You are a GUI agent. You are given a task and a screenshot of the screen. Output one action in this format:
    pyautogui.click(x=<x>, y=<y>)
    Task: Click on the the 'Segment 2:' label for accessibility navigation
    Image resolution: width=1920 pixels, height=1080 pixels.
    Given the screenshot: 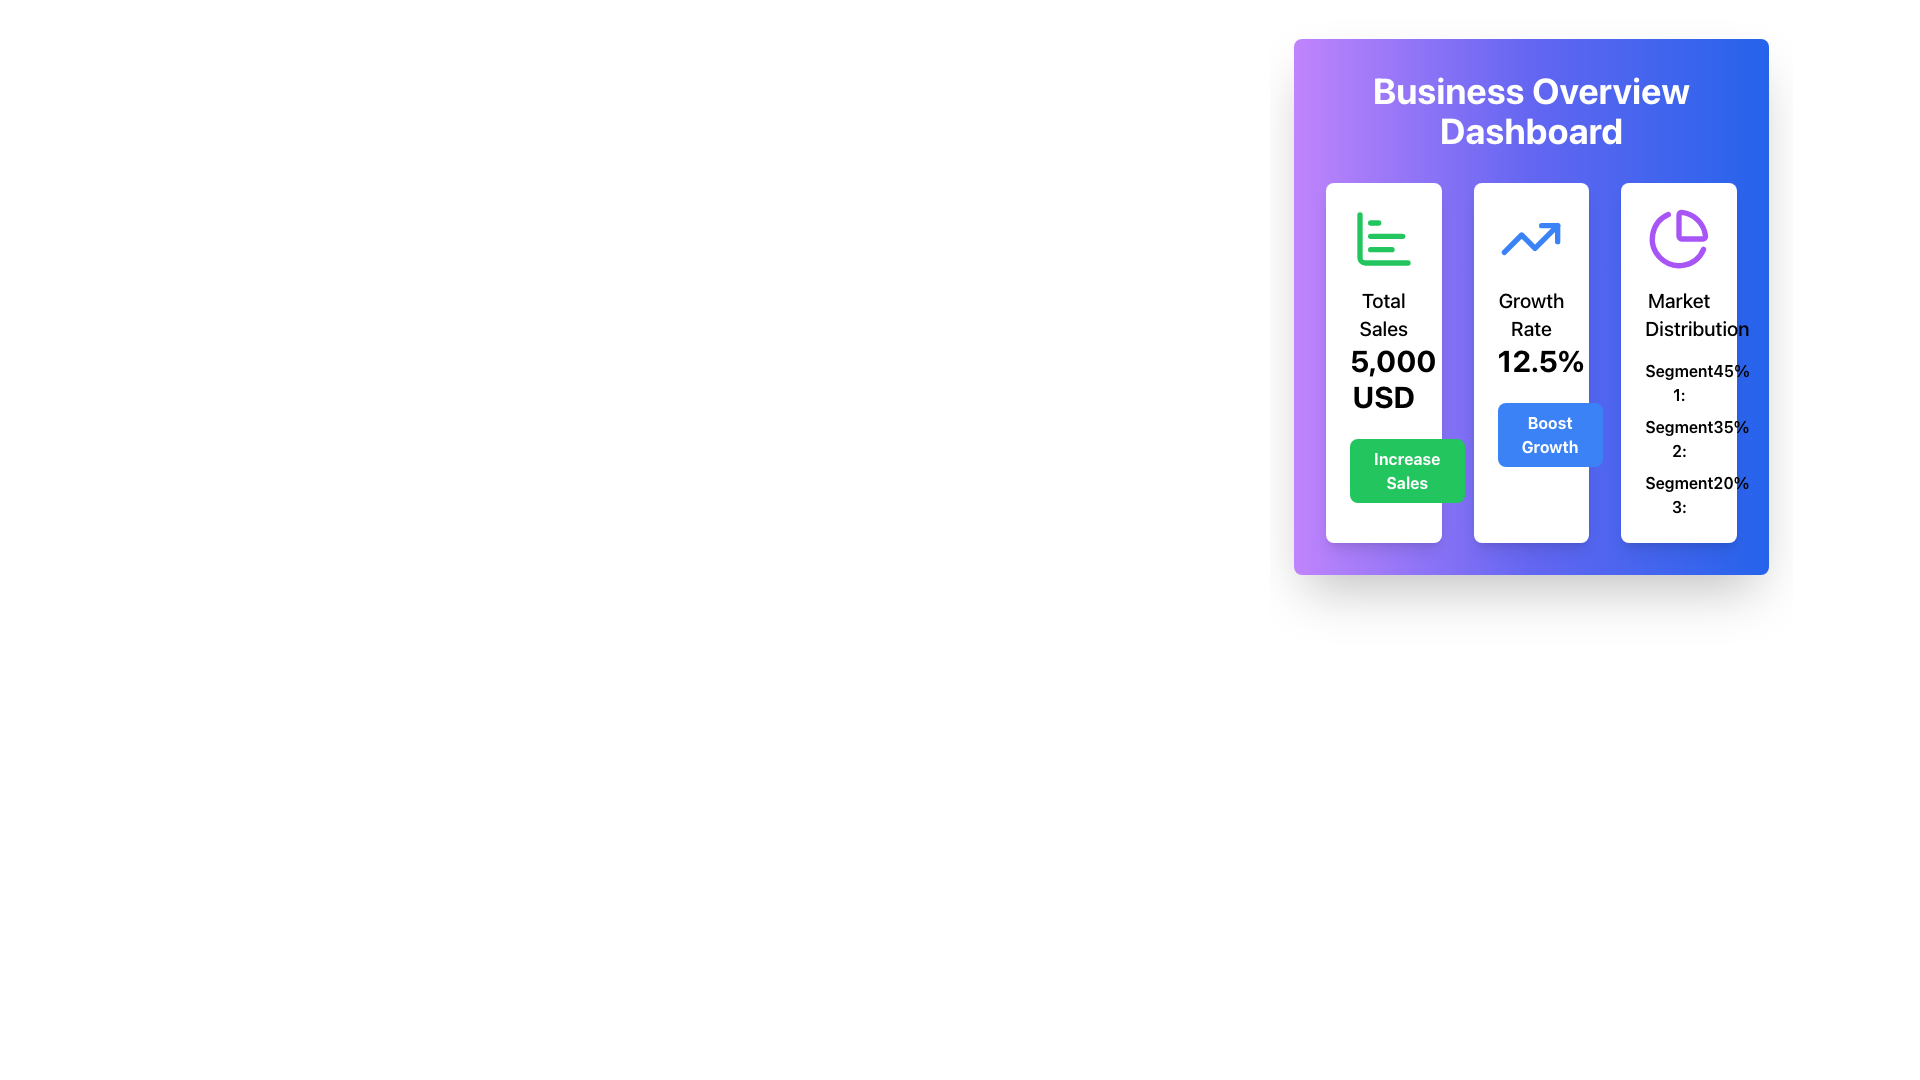 What is the action you would take?
    pyautogui.click(x=1679, y=438)
    